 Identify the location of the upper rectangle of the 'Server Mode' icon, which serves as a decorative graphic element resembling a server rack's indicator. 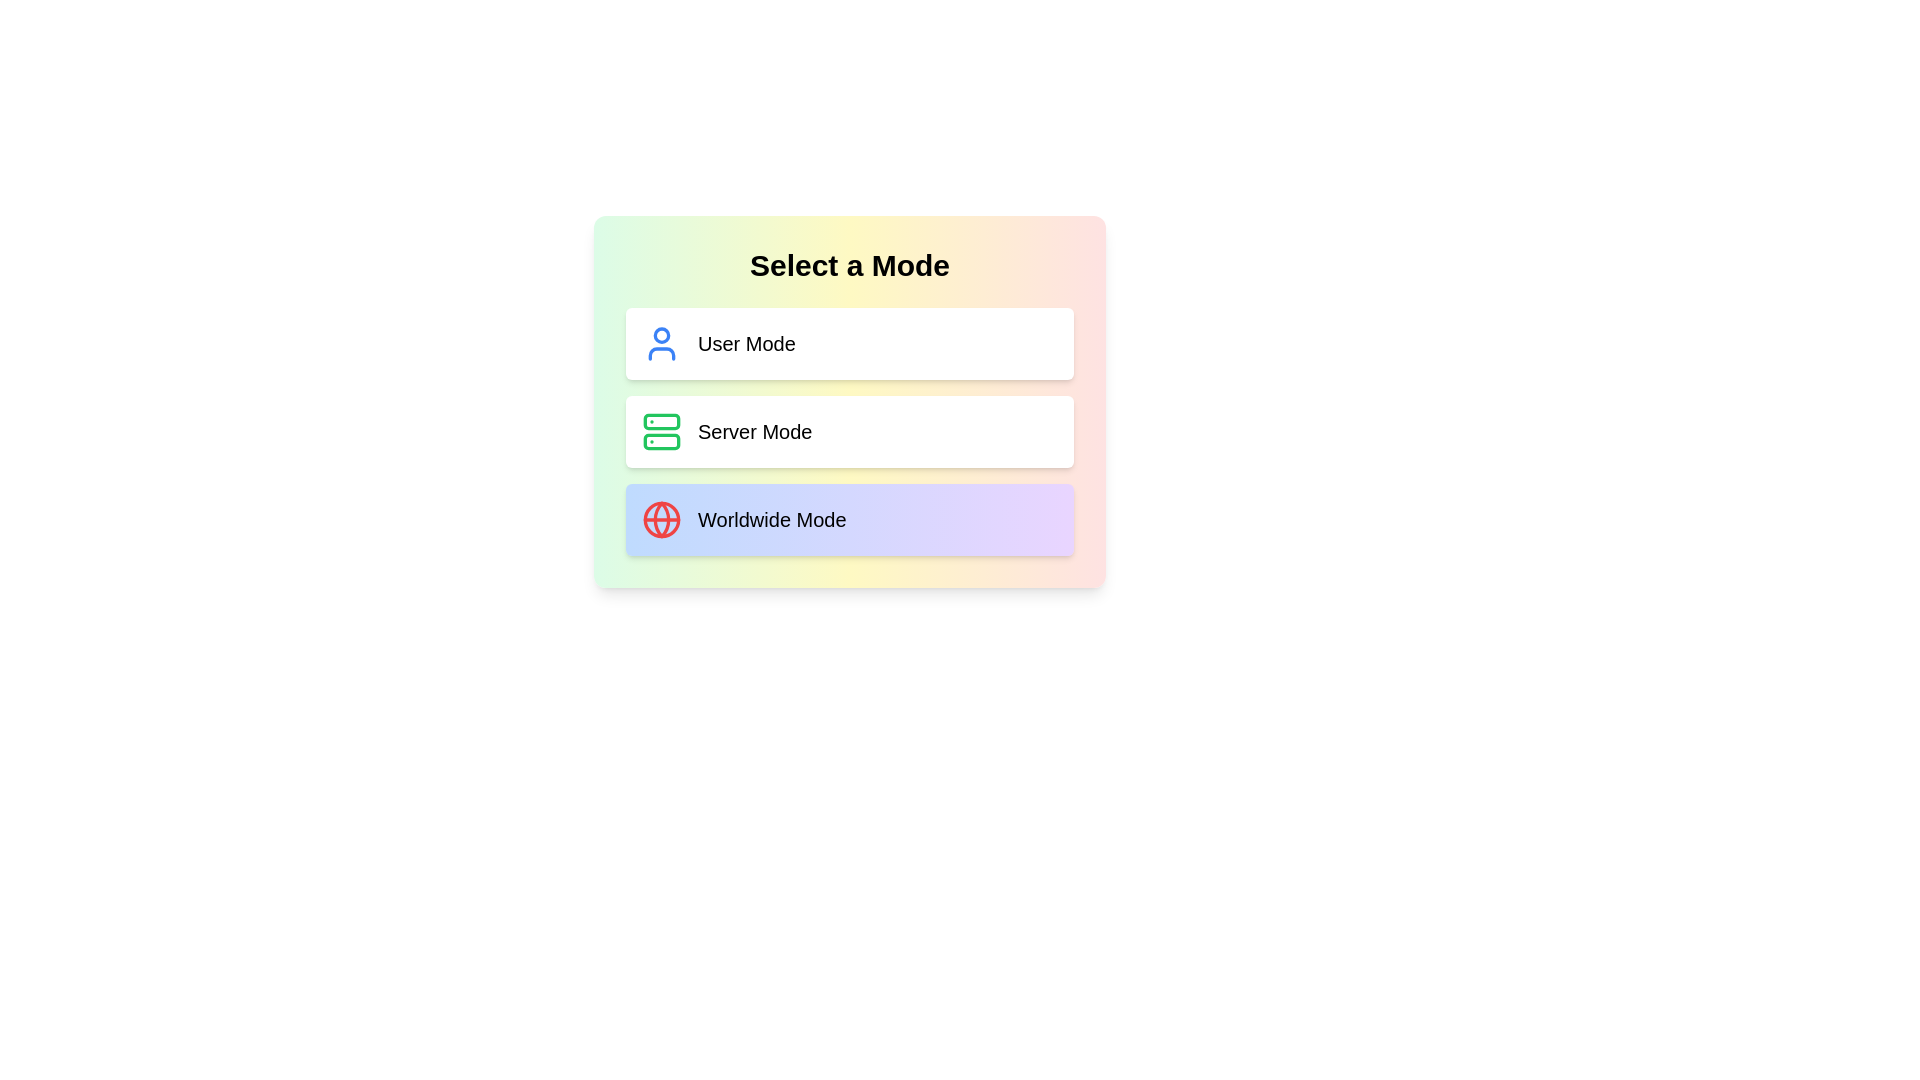
(662, 420).